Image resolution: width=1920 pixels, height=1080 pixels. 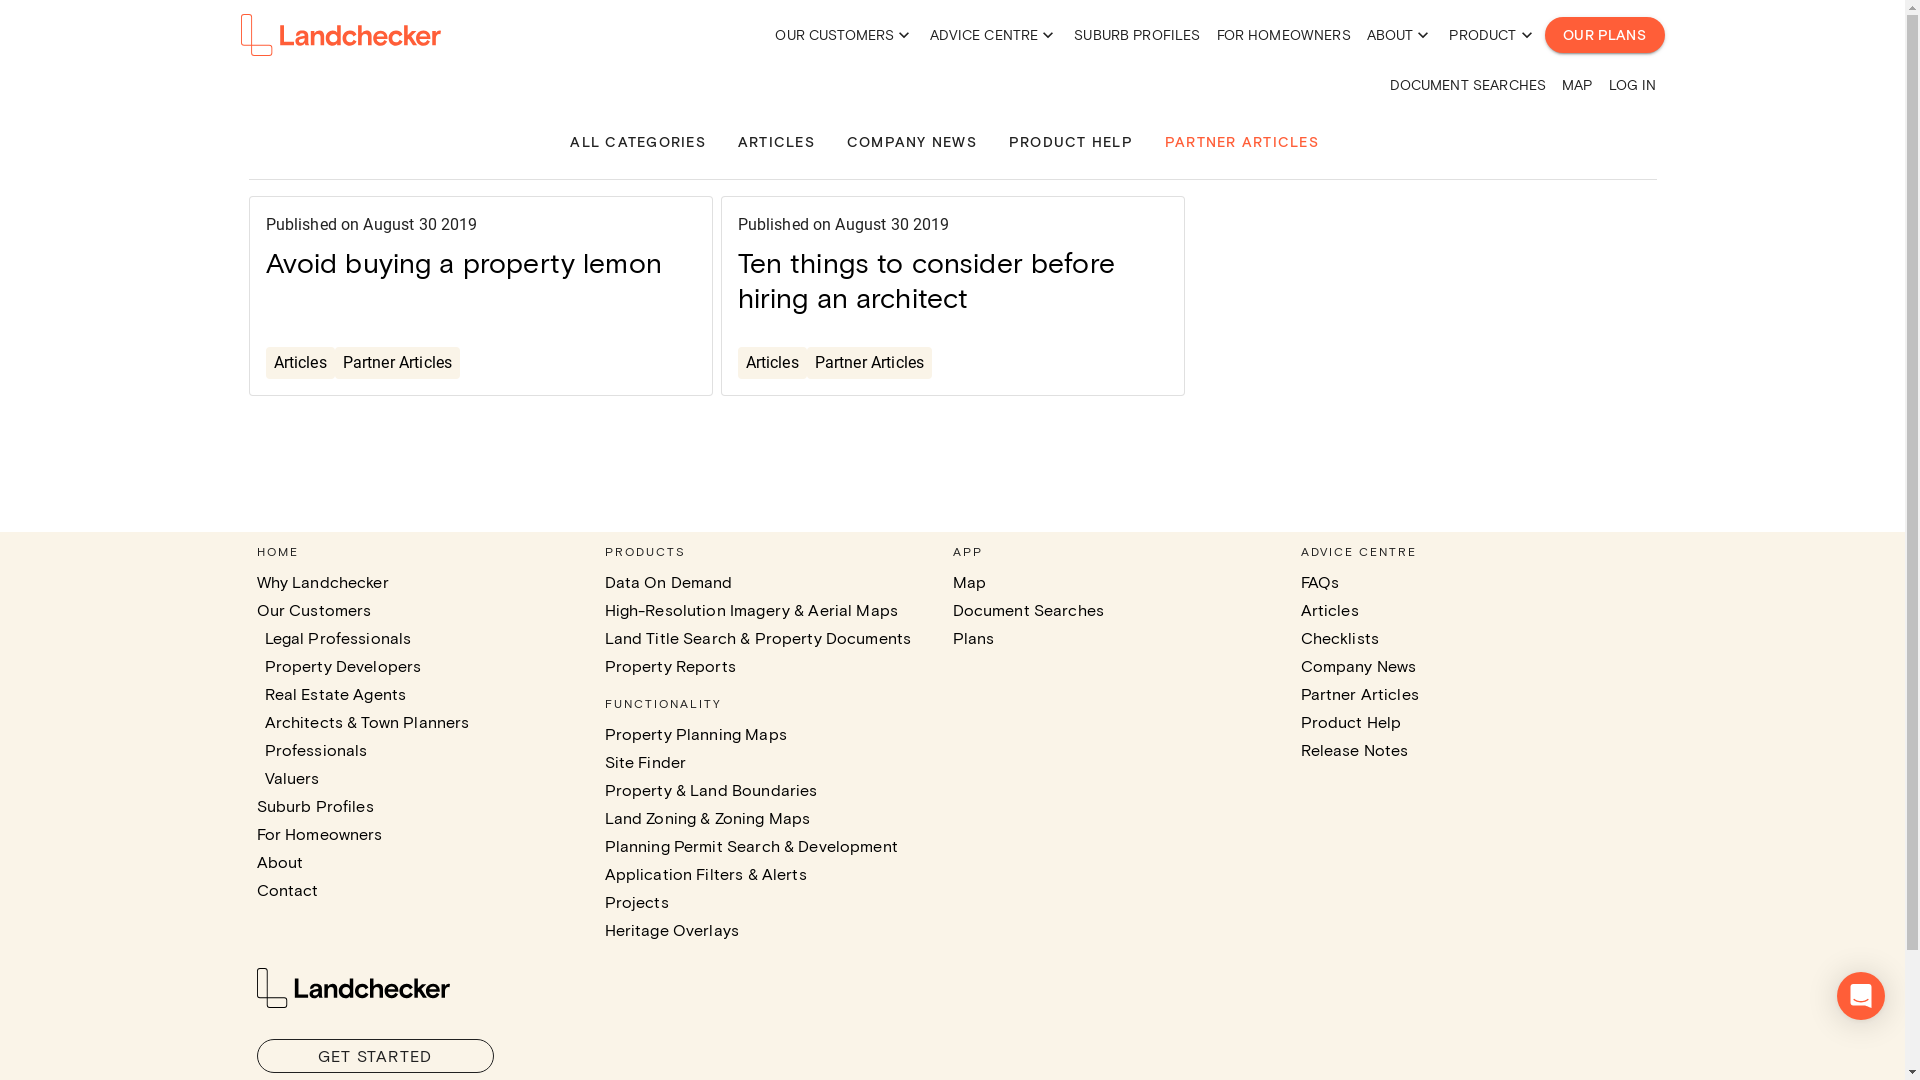 I want to click on 'SUBURB PROFILES', so click(x=1137, y=34).